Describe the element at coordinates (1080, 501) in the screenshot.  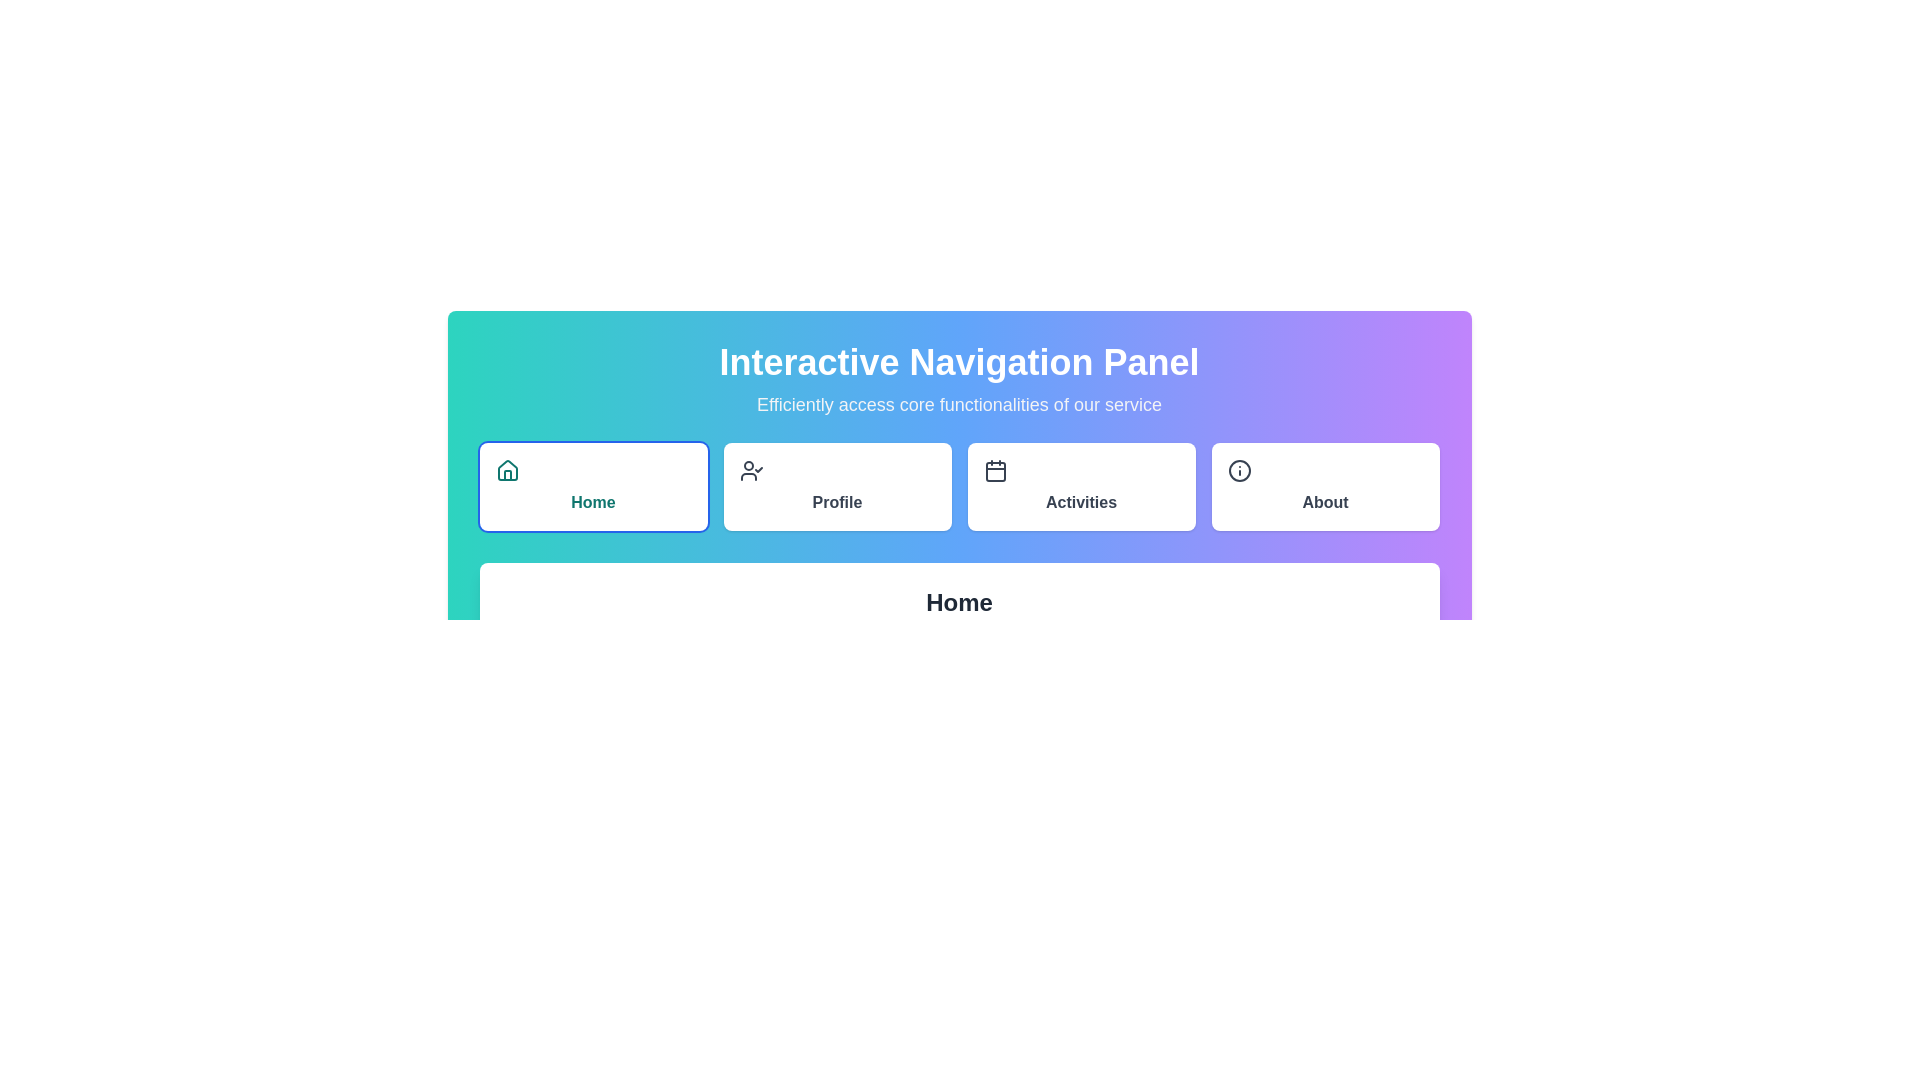
I see `bold text label displaying 'Activities' located within the center of the button component in the horizontal navigation menu` at that location.